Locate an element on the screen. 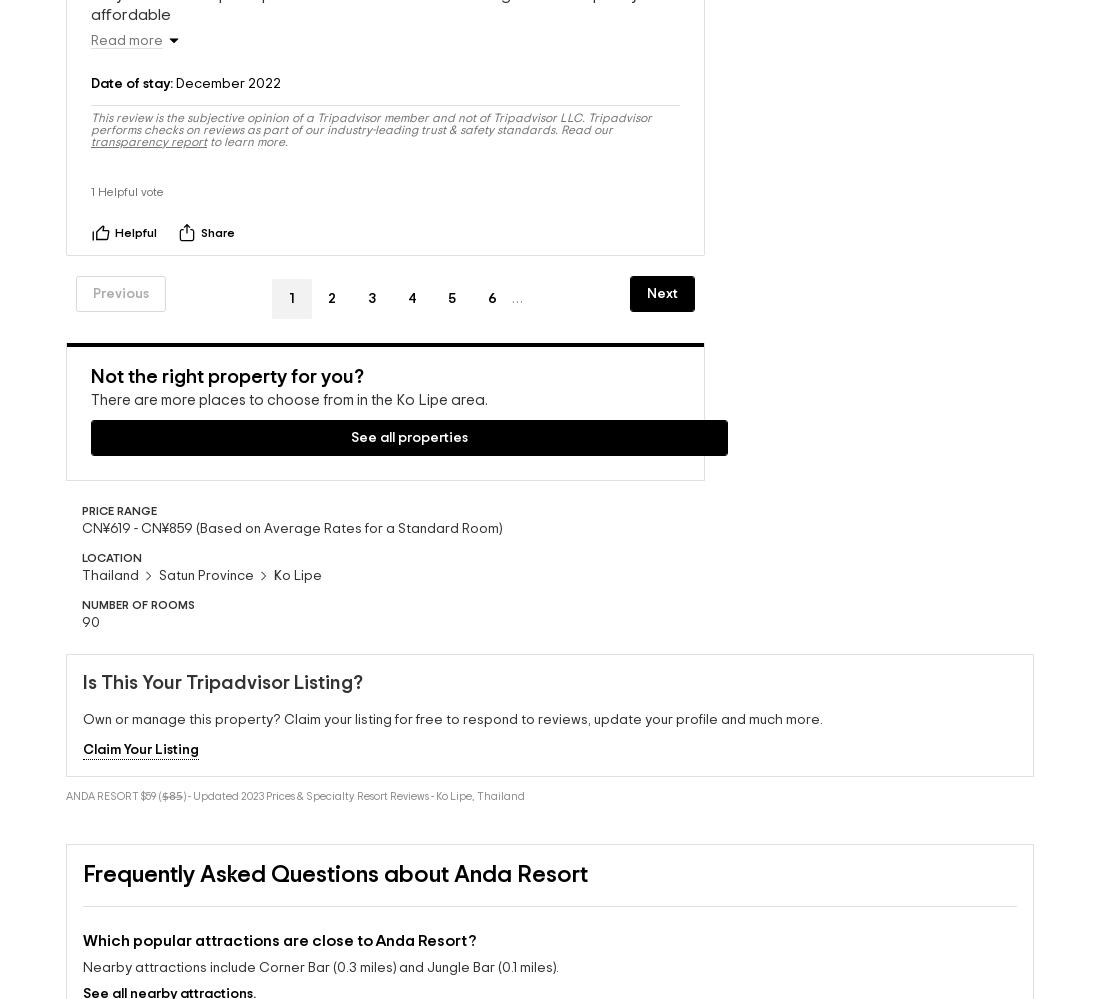 The image size is (1100, 999). 'Next' is located at coordinates (646, 261).